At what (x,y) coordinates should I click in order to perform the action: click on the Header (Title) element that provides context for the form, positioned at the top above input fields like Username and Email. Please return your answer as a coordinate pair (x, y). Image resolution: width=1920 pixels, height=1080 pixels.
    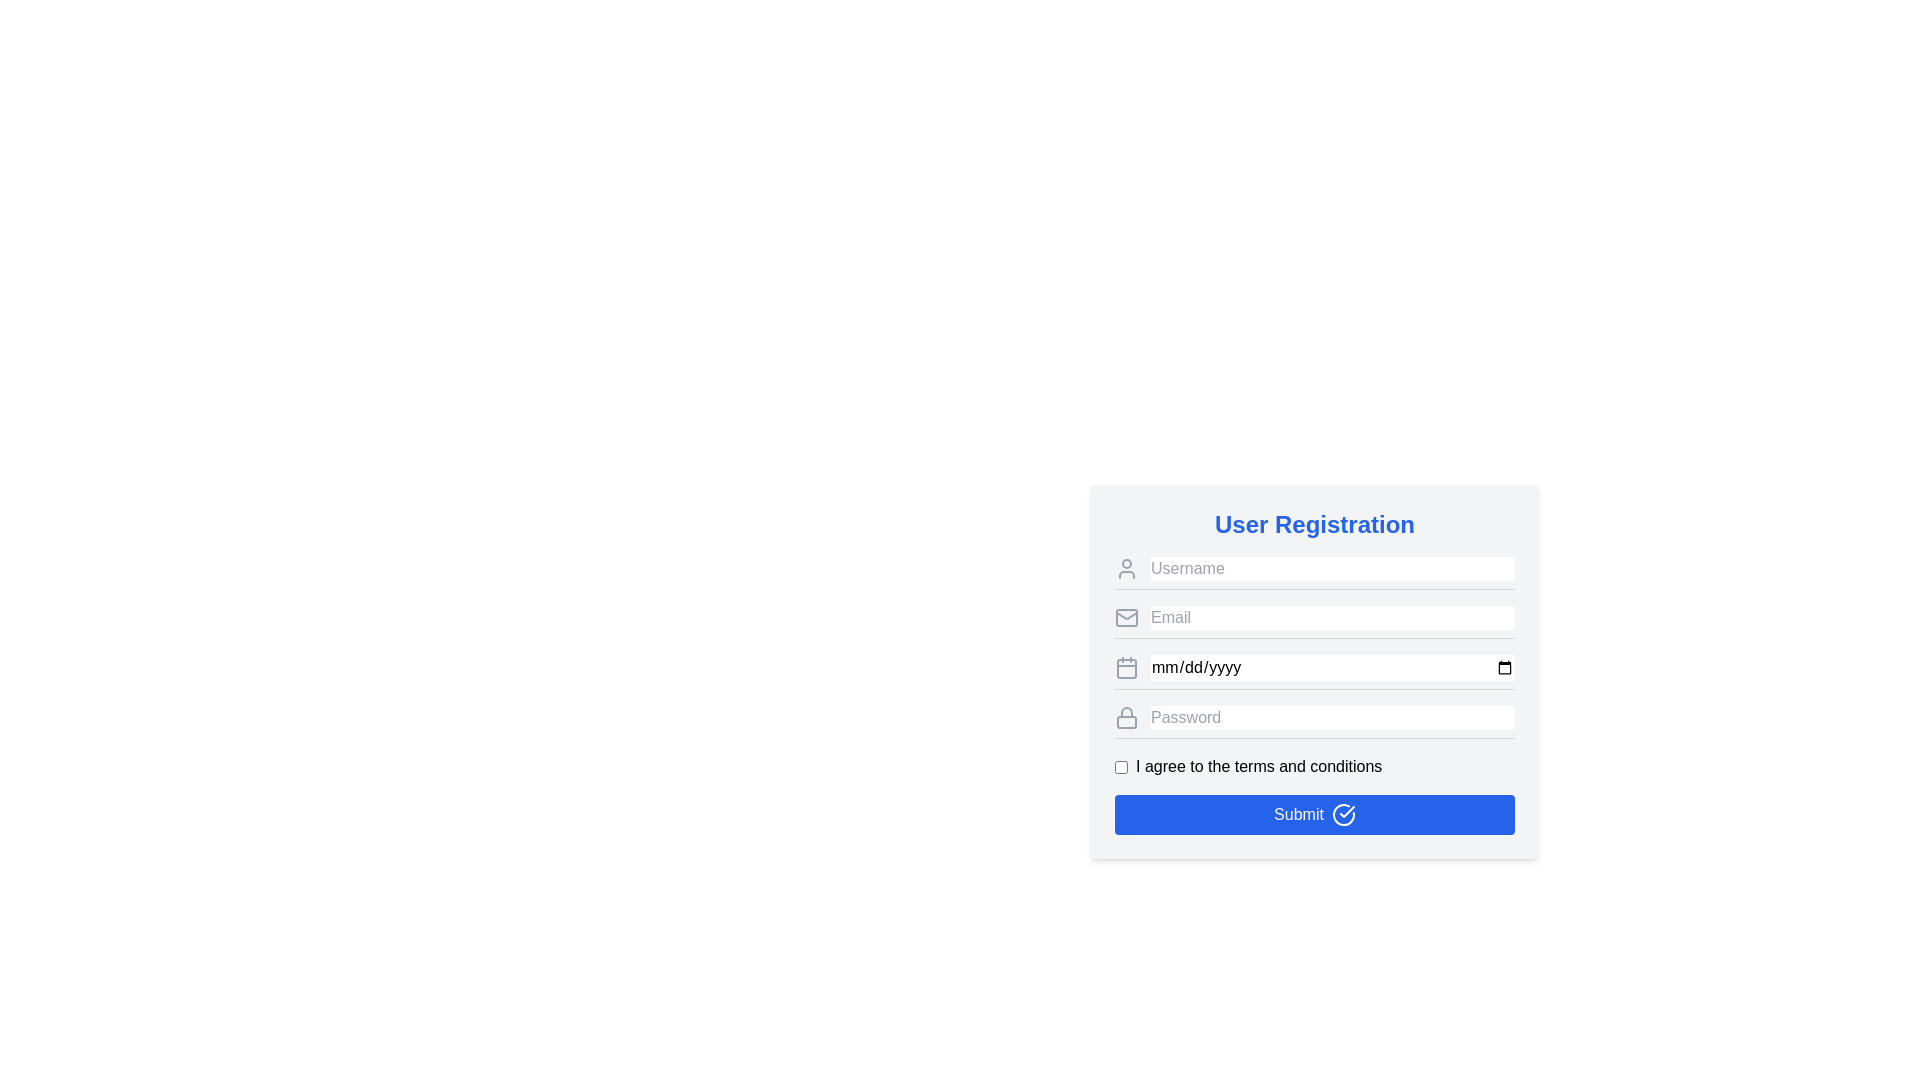
    Looking at the image, I should click on (1315, 523).